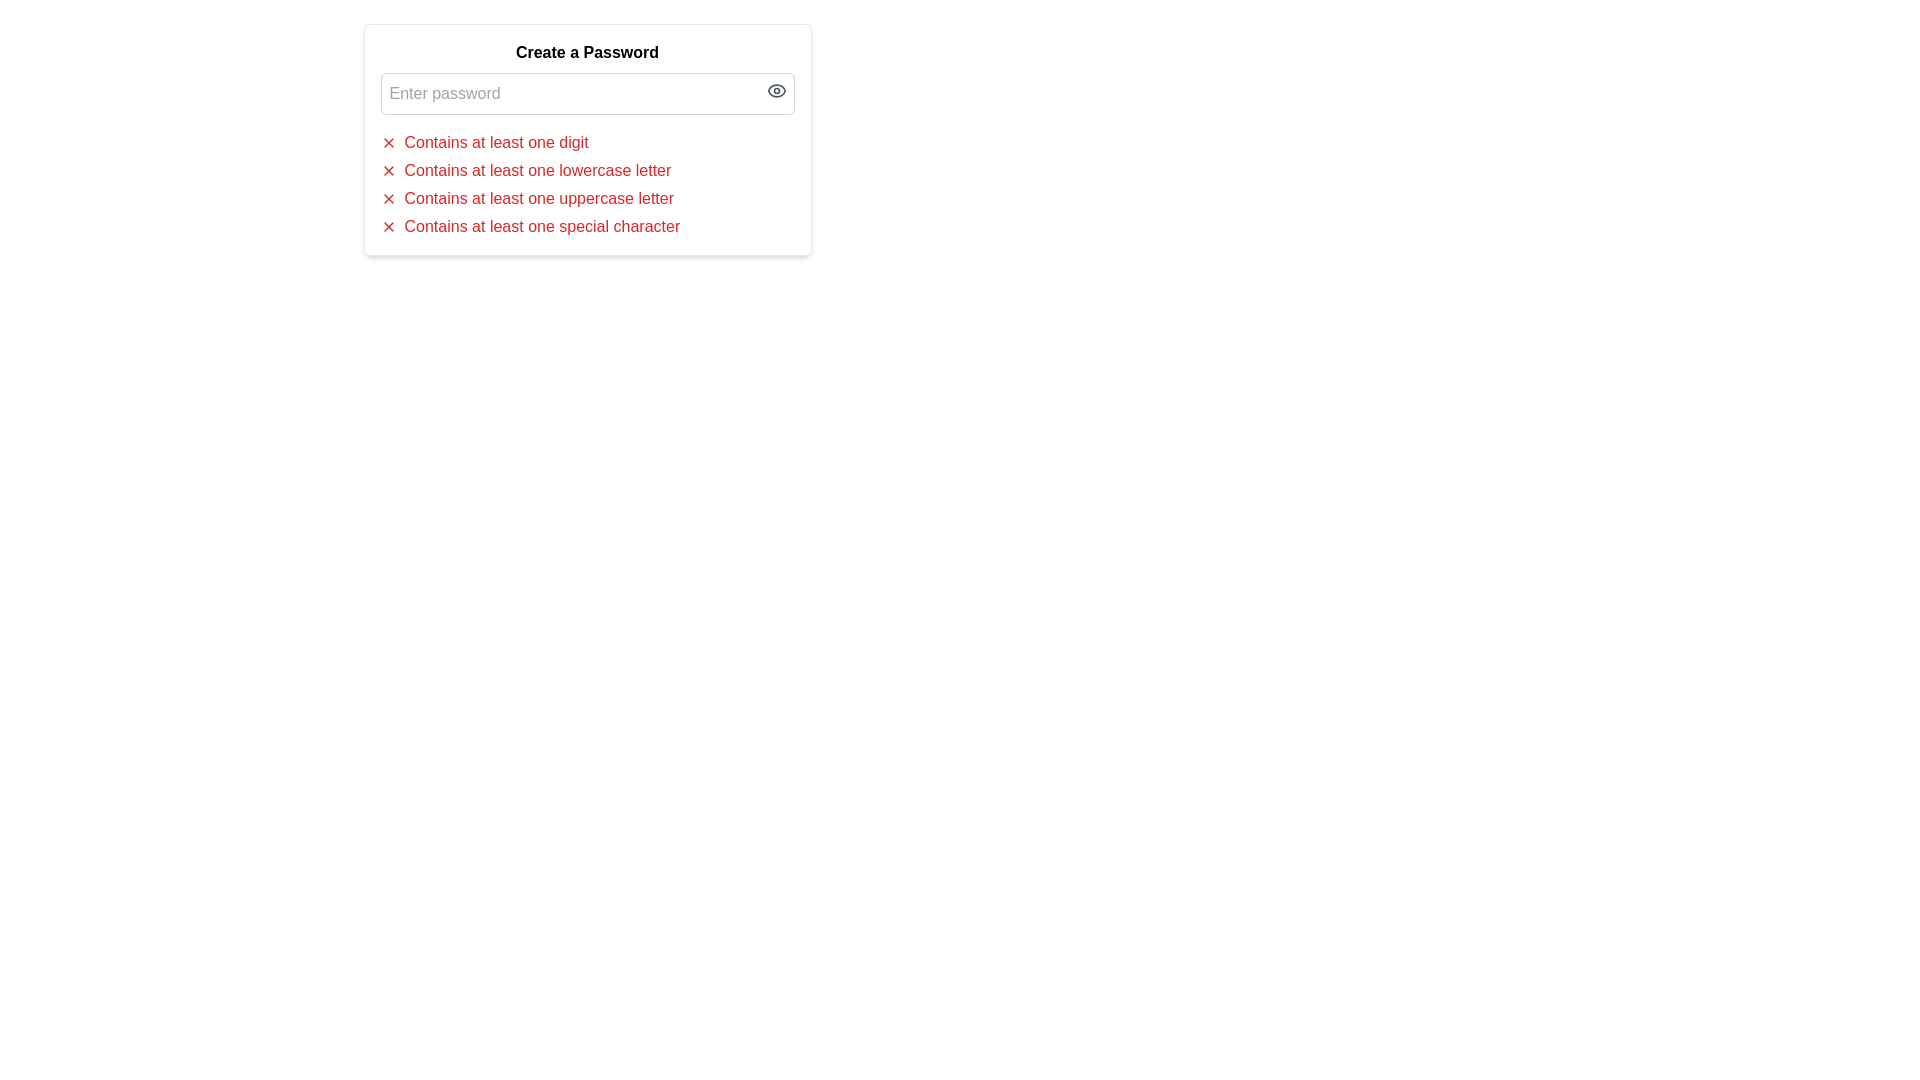 Image resolution: width=1920 pixels, height=1080 pixels. Describe the element at coordinates (542, 226) in the screenshot. I see `the static text label that states 'Contains at least one special character.' which is displayed in red color and positioned as the last item in a list of password requirements` at that location.